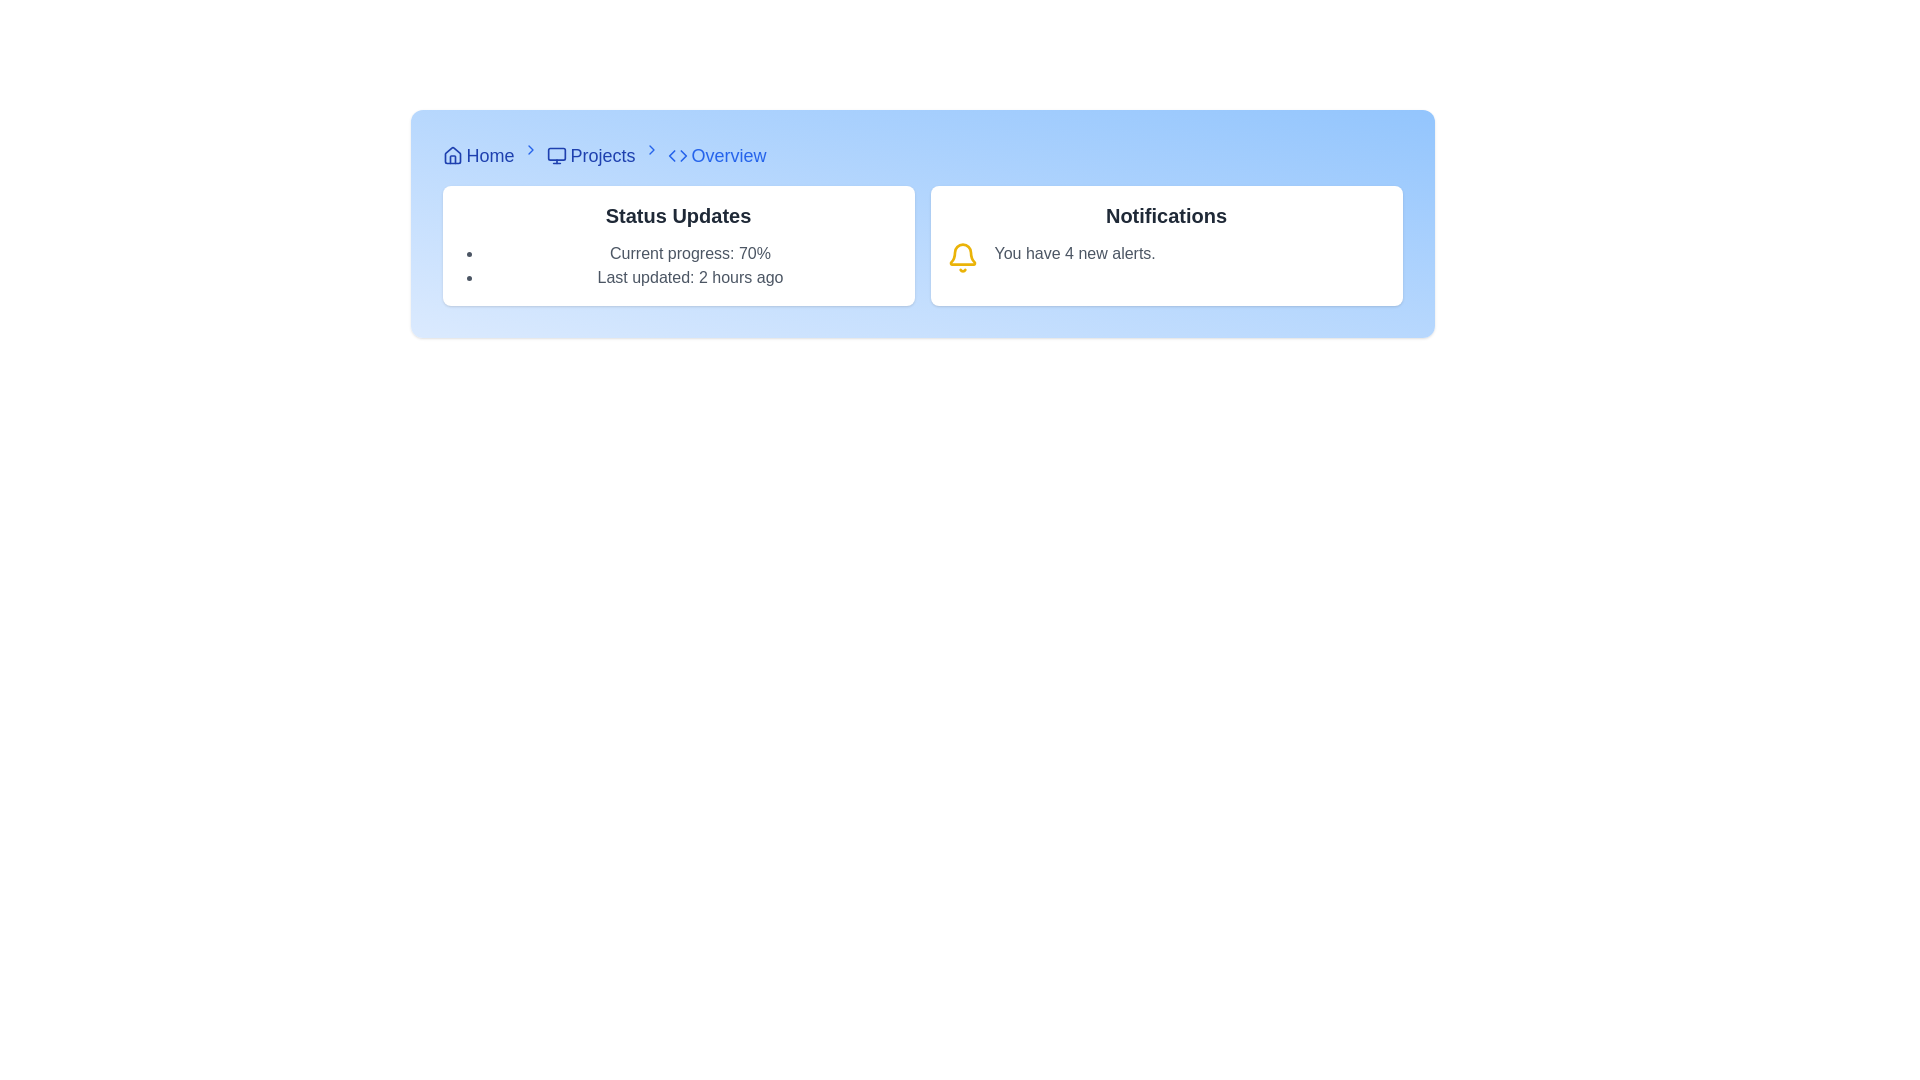  What do you see at coordinates (962, 257) in the screenshot?
I see `the notification bell icon styled with rounded edges and filled with yellow color, located in the Notifications section next to the text 'You have 4 new alerts'` at bounding box center [962, 257].